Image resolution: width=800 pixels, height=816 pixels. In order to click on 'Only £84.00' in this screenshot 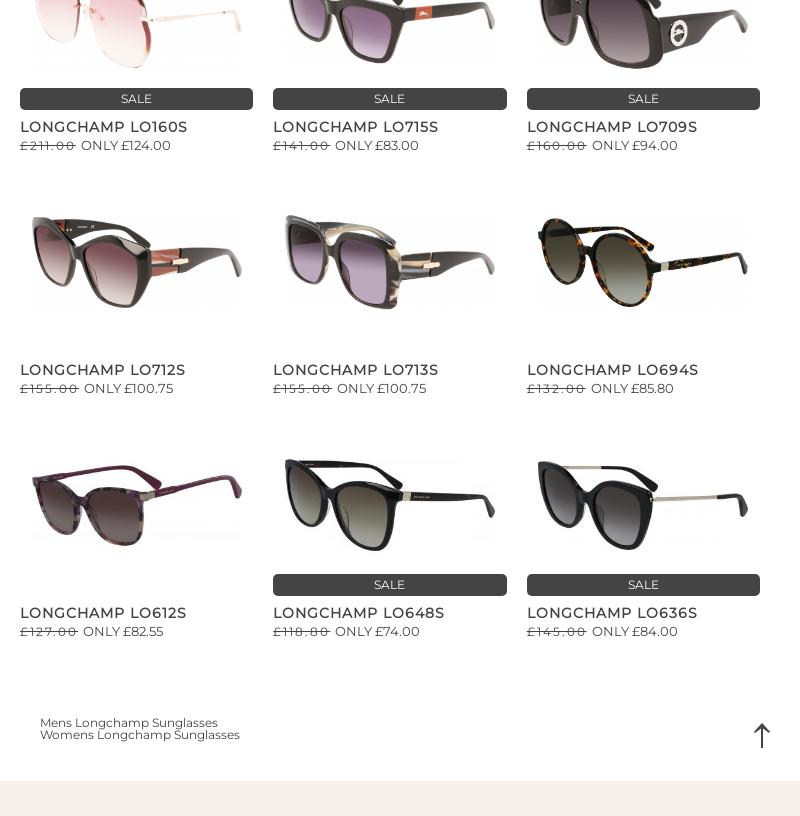, I will do `click(633, 629)`.